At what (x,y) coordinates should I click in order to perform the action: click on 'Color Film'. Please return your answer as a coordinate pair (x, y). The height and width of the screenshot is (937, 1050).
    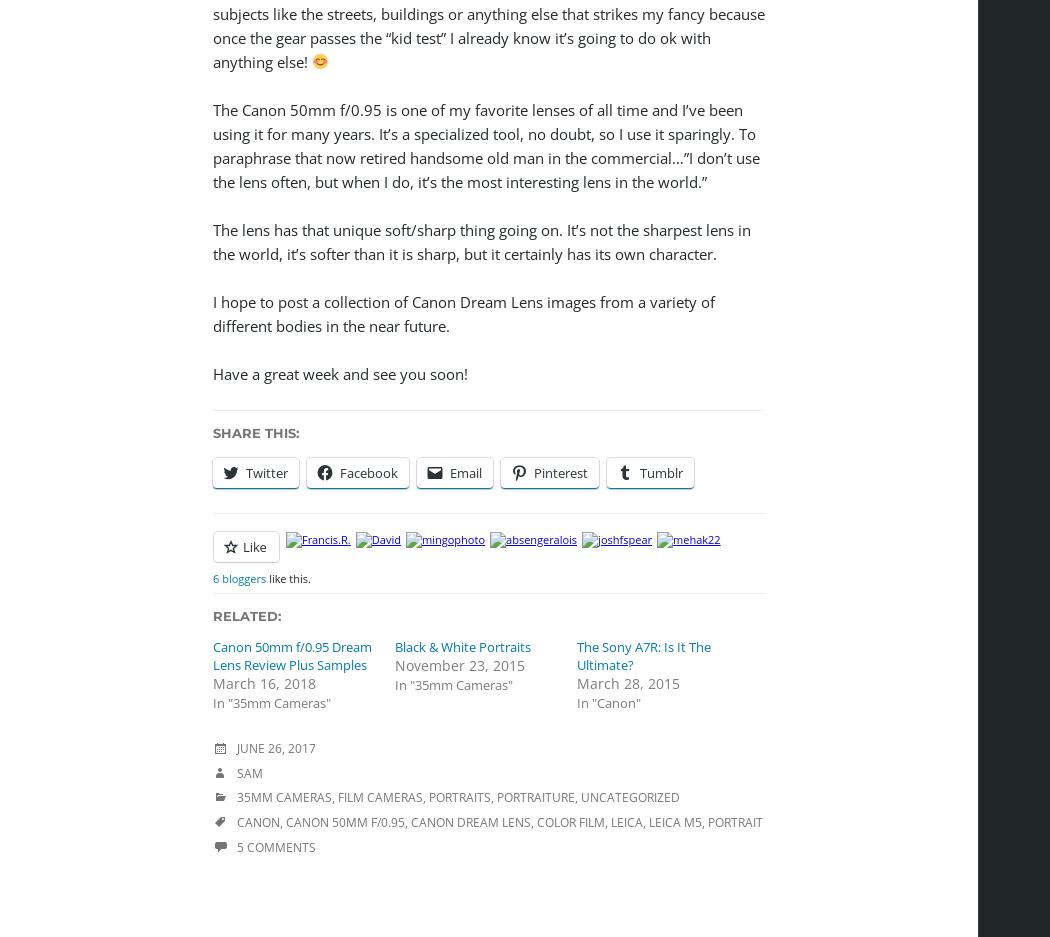
    Looking at the image, I should click on (569, 821).